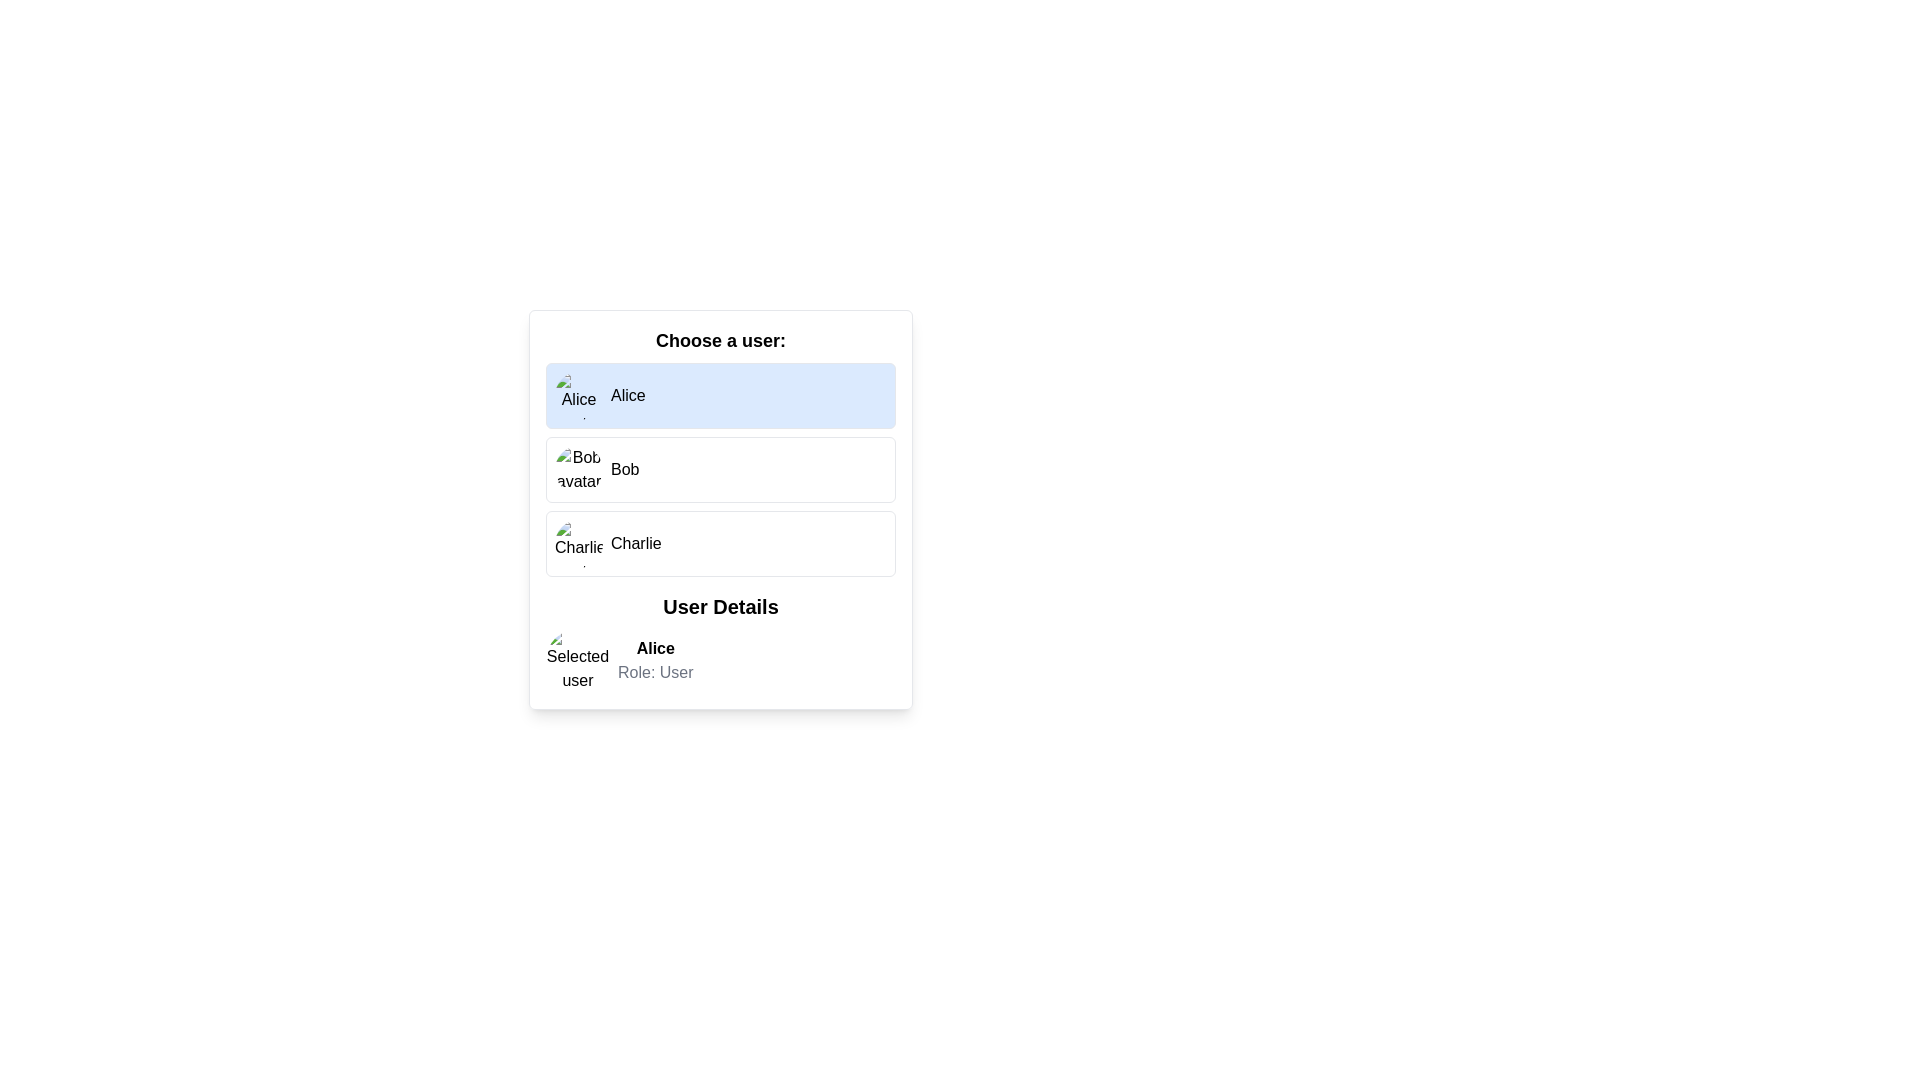  What do you see at coordinates (720, 660) in the screenshot?
I see `the Information display element that summarizes a selected user's details, including their avatar and role, located in the 'User Details' section` at bounding box center [720, 660].